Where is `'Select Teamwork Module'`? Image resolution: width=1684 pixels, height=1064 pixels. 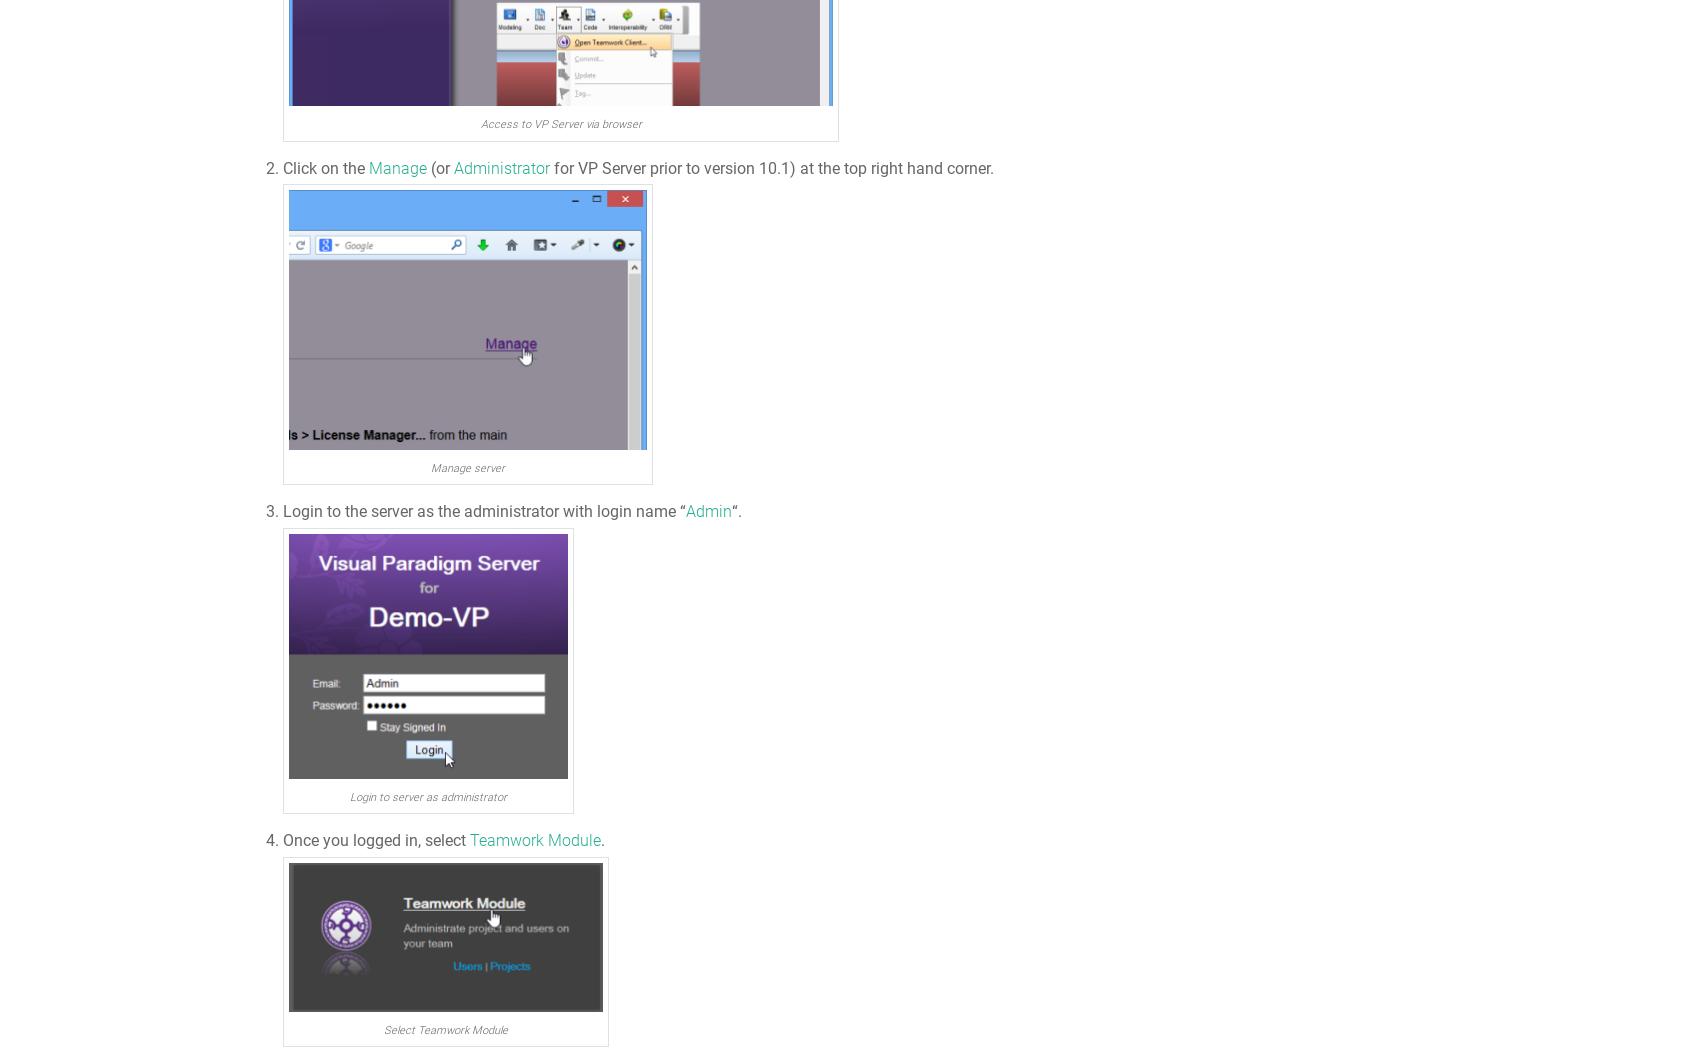
'Select Teamwork Module' is located at coordinates (444, 1029).